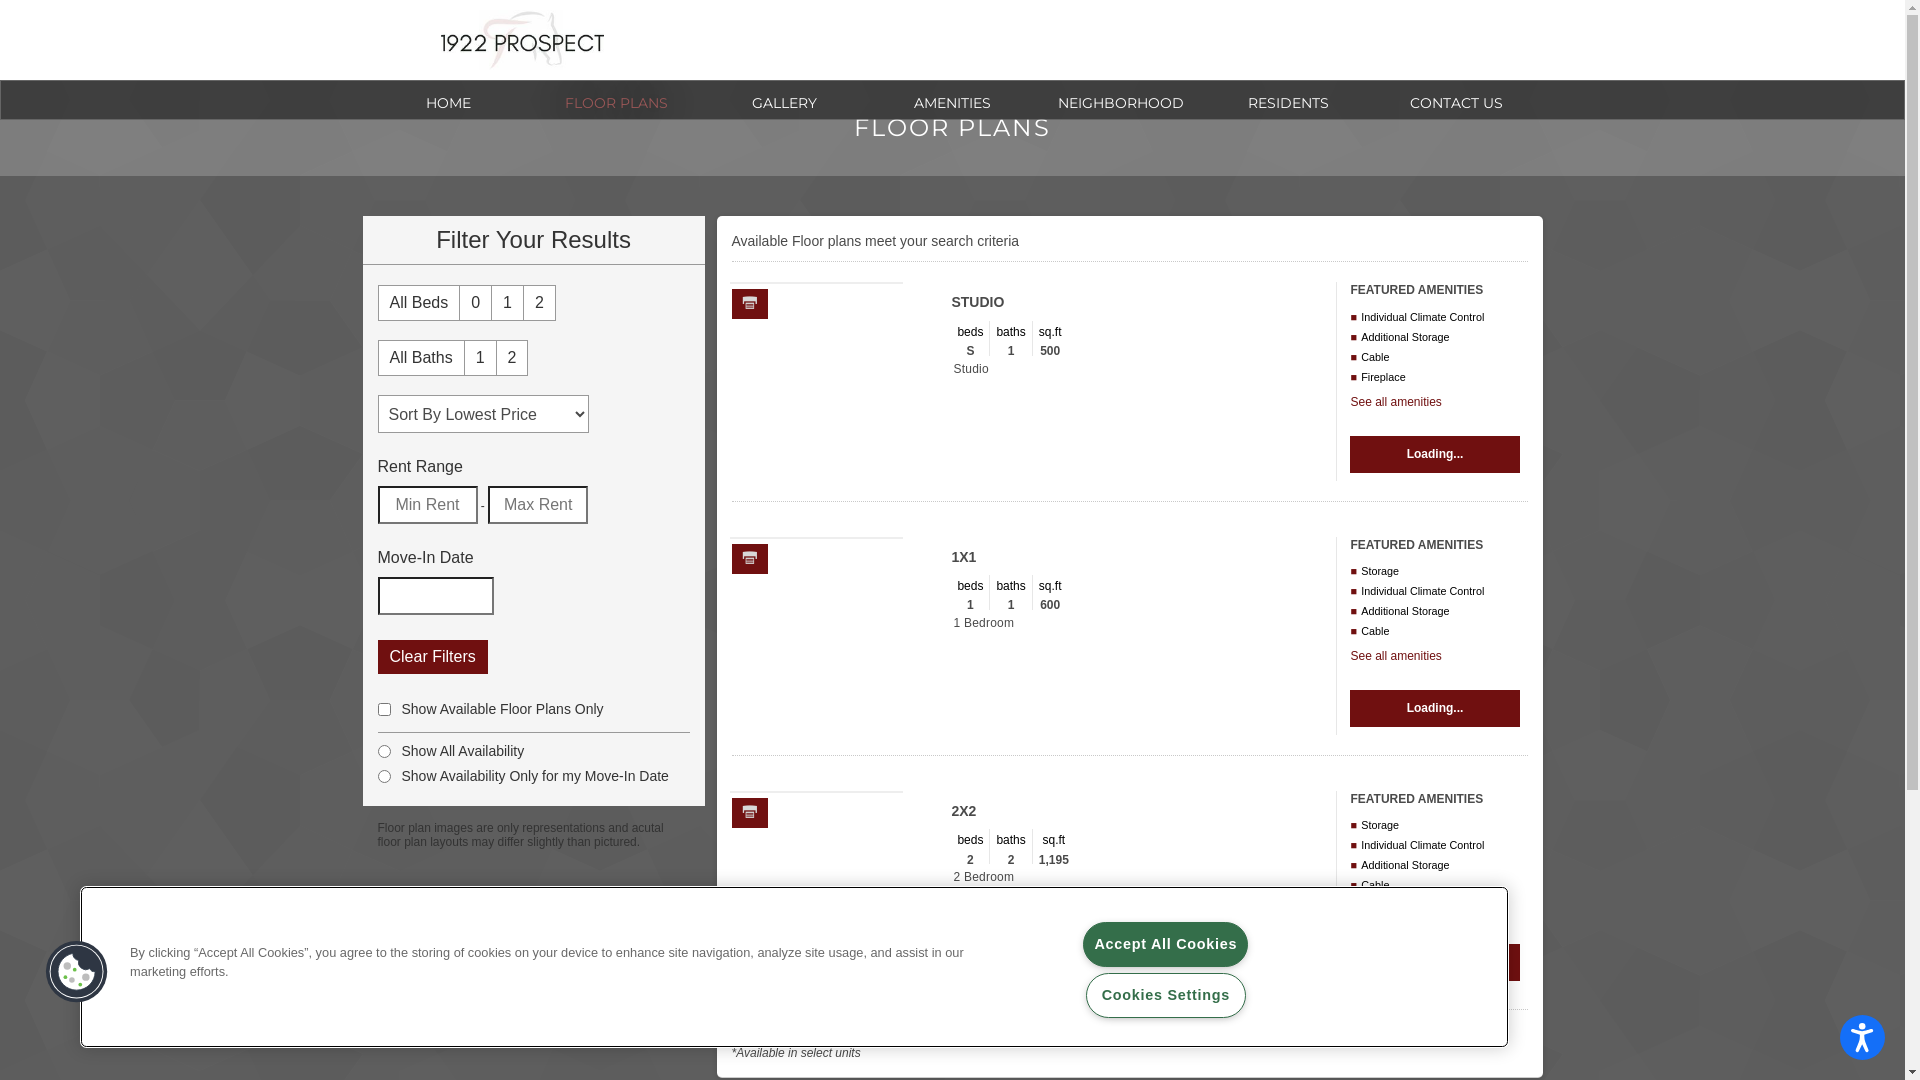  I want to click on 'AMENITIES', so click(950, 100).